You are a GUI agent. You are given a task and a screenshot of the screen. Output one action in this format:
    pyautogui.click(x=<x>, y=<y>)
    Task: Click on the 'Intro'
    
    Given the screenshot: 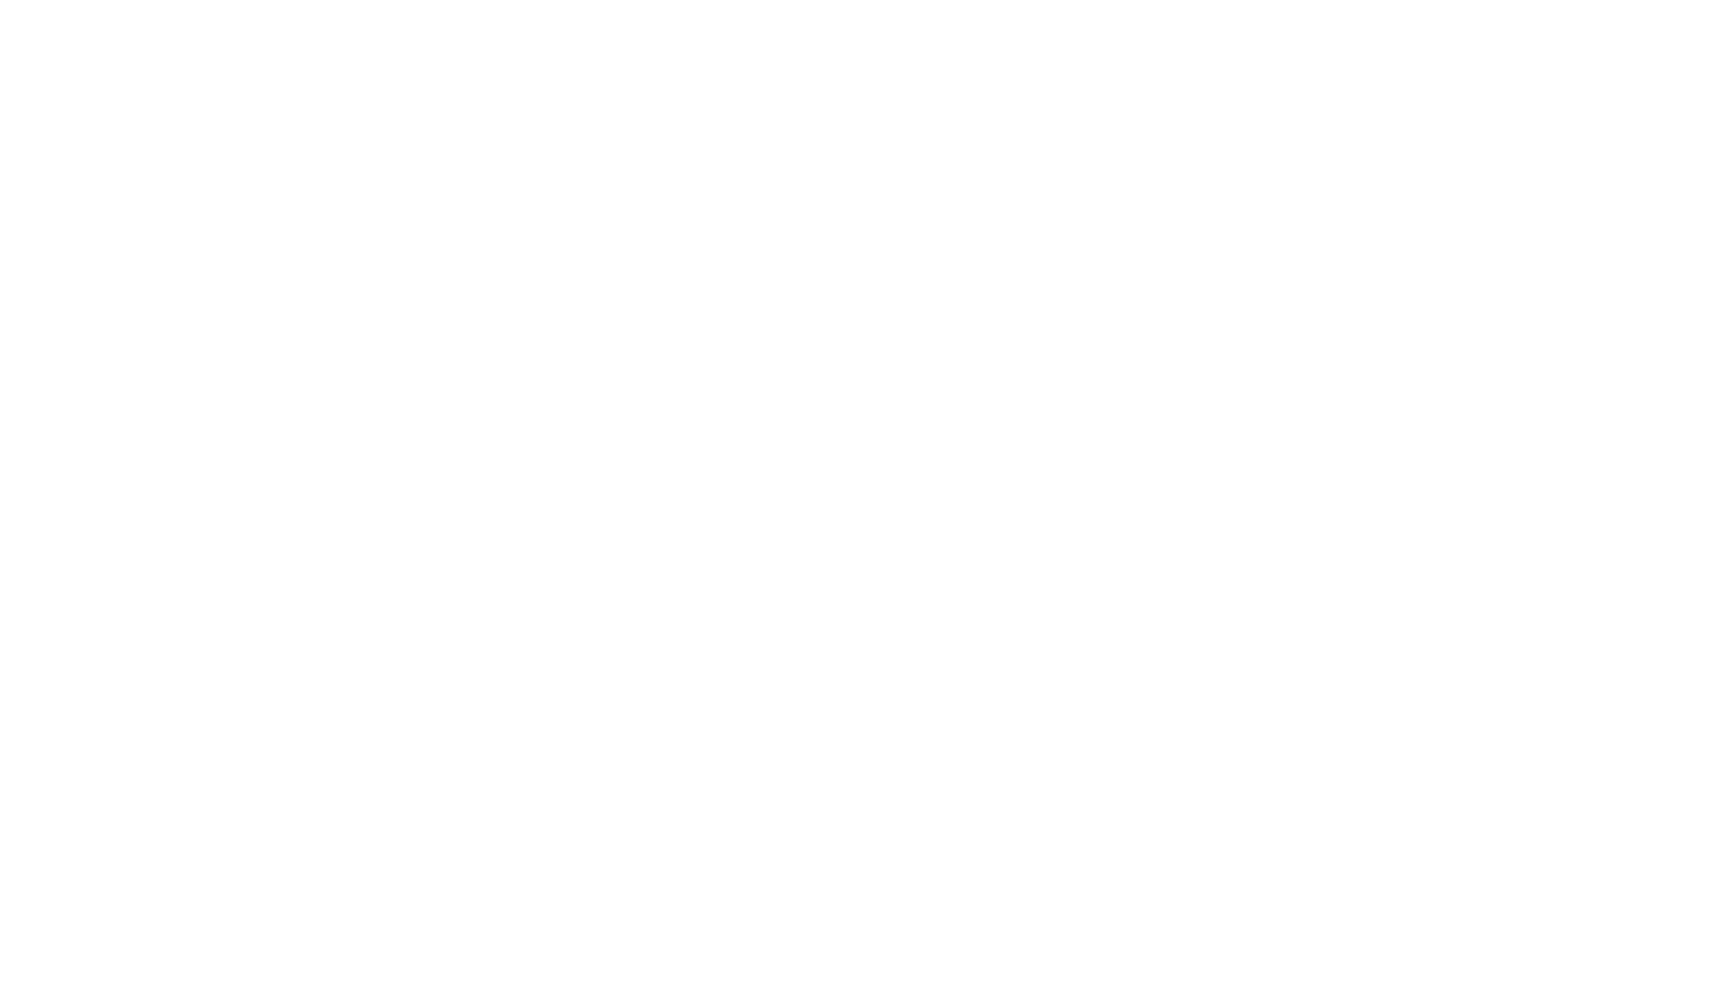 What is the action you would take?
    pyautogui.click(x=64, y=298)
    